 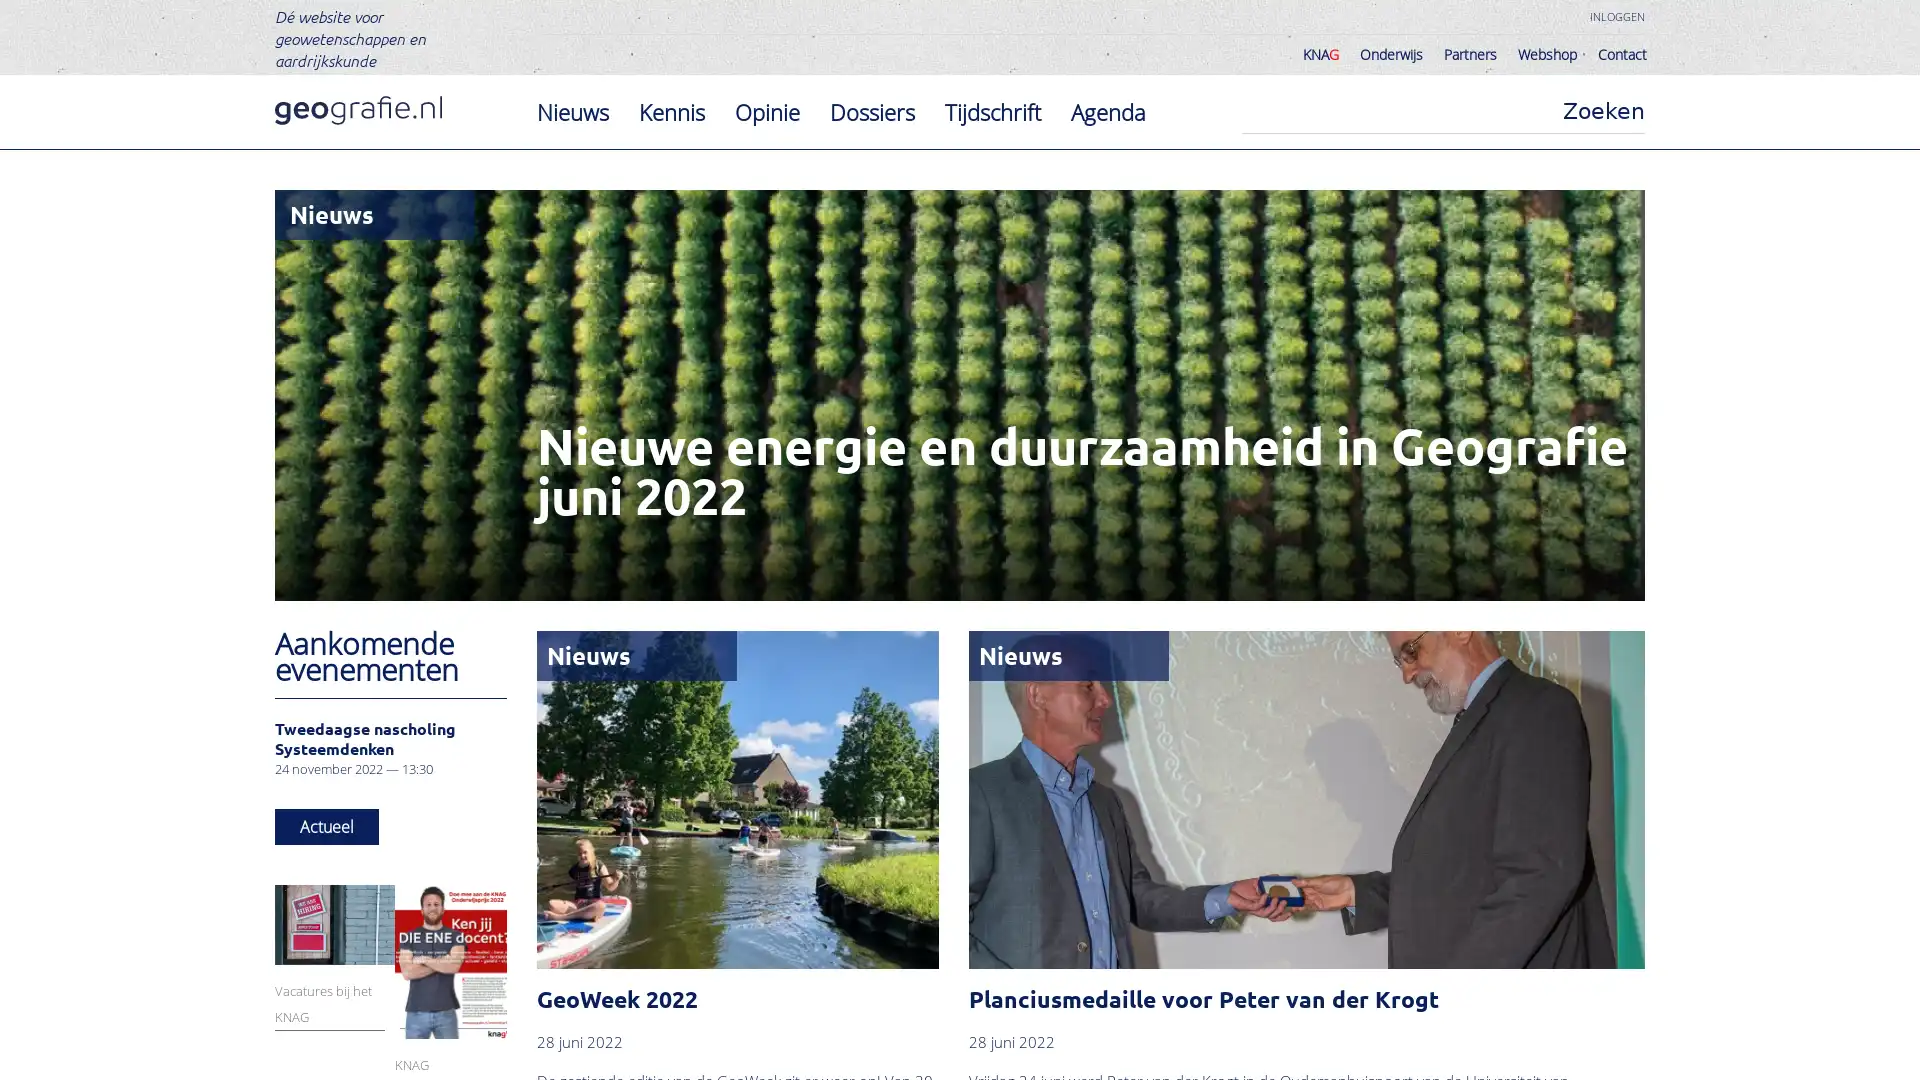 I want to click on Zoeken, so click(x=1603, y=111).